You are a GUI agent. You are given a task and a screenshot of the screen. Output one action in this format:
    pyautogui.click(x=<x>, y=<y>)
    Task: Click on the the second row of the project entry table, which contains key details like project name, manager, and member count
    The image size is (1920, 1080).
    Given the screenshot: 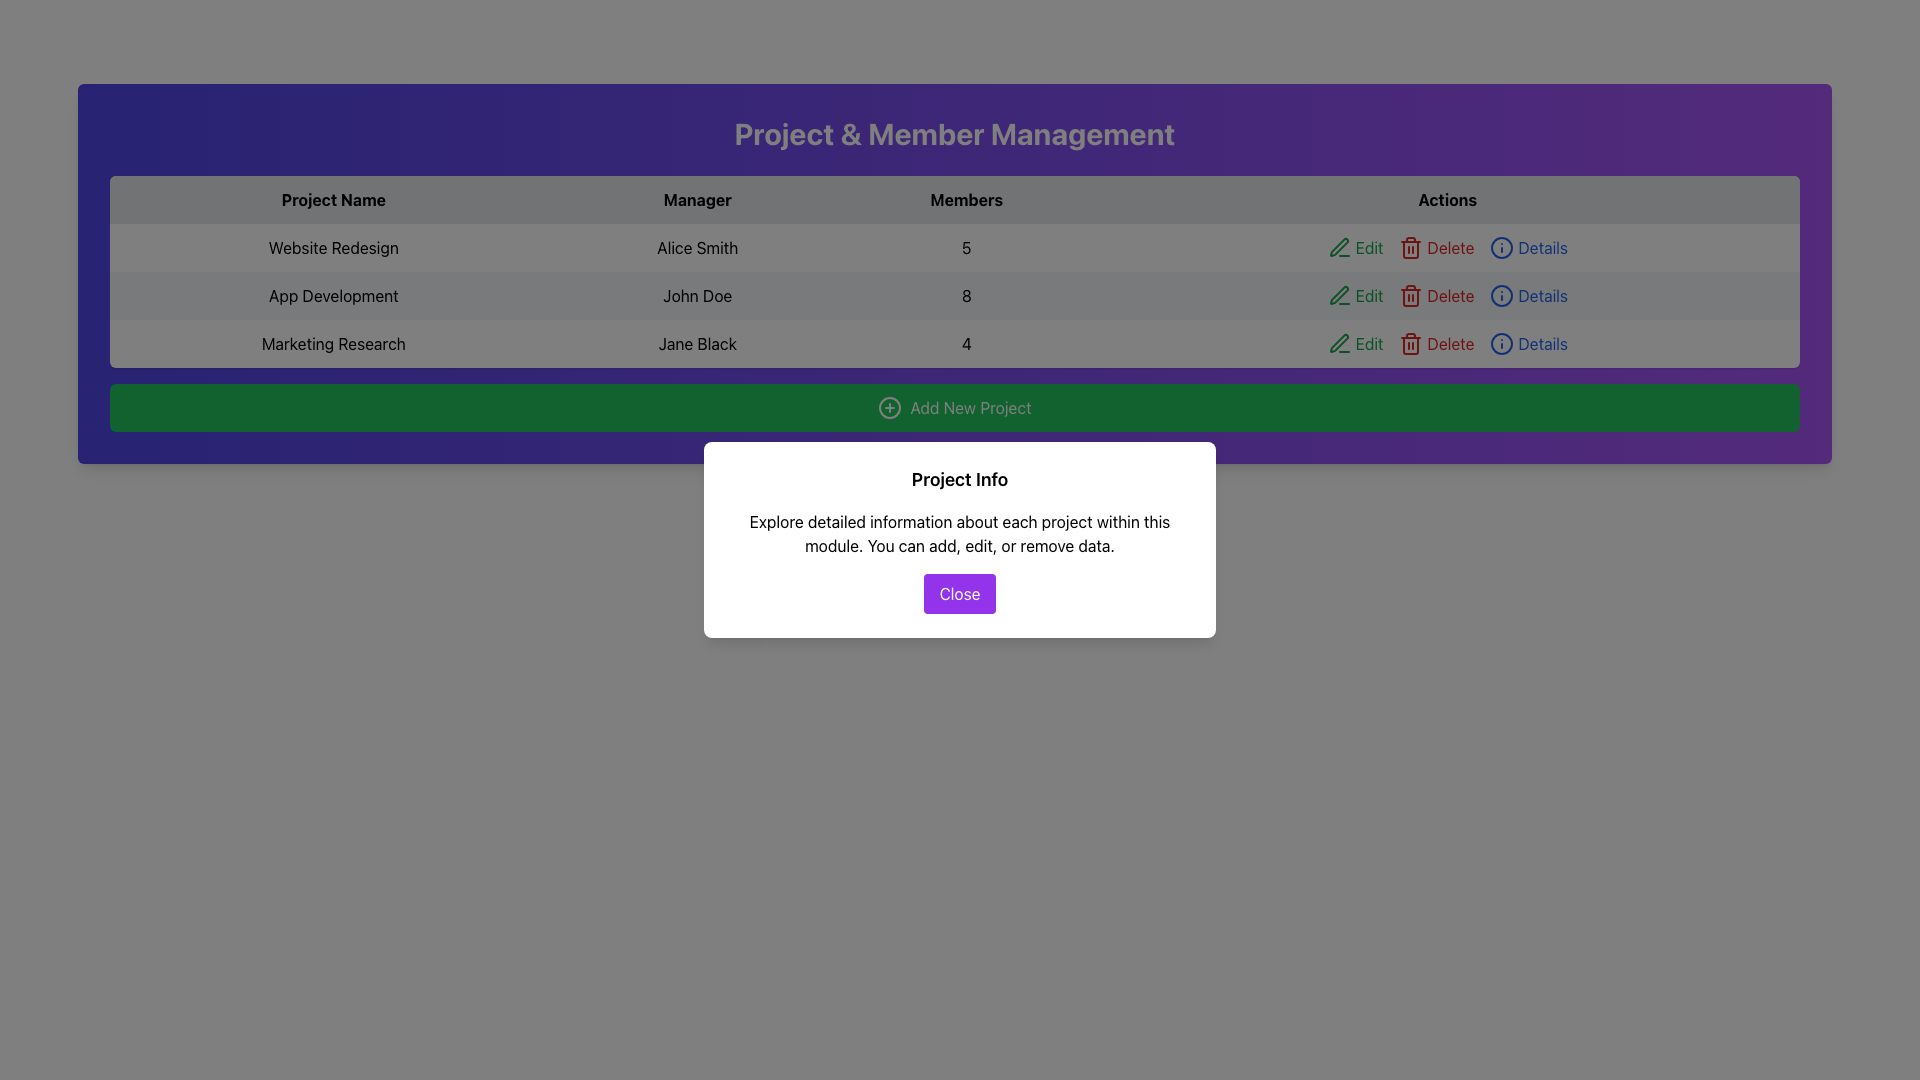 What is the action you would take?
    pyautogui.click(x=954, y=296)
    